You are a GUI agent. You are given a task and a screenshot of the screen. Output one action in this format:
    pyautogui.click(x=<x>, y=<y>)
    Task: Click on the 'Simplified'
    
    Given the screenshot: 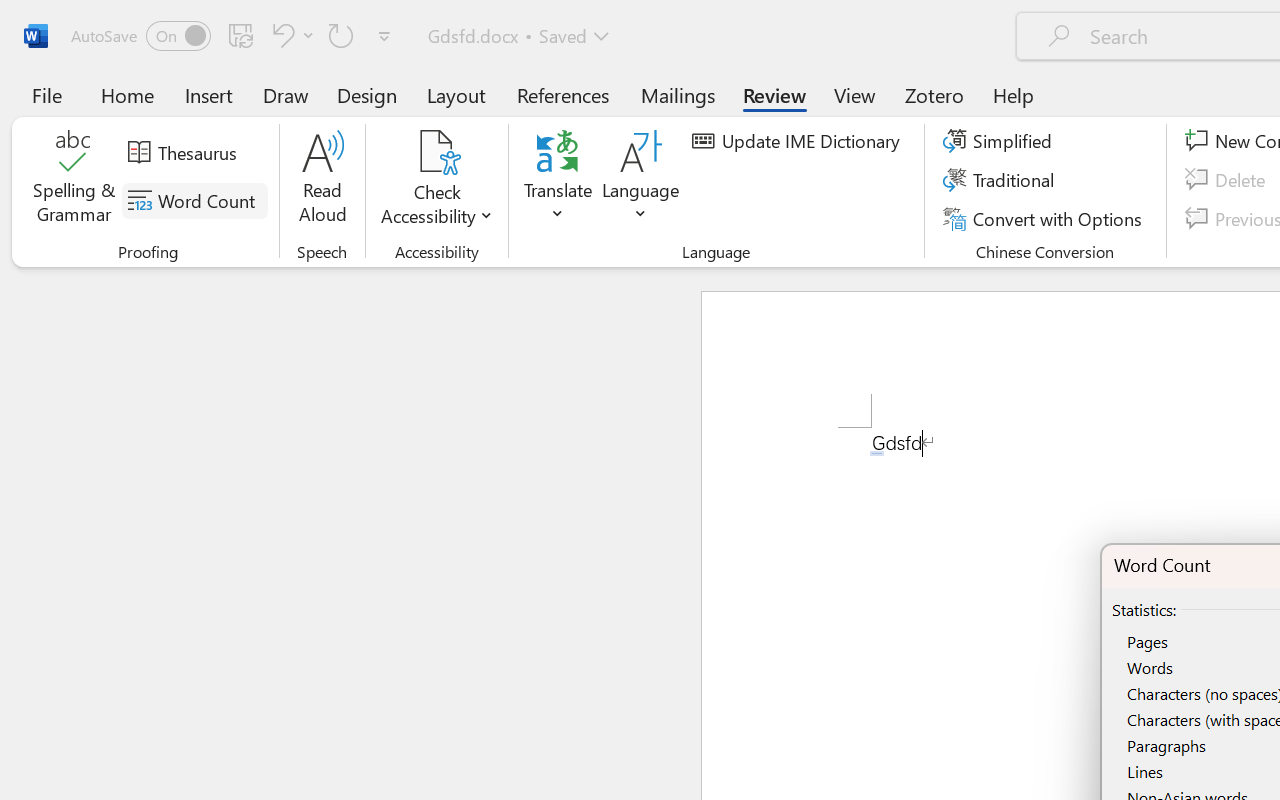 What is the action you would take?
    pyautogui.click(x=1000, y=141)
    